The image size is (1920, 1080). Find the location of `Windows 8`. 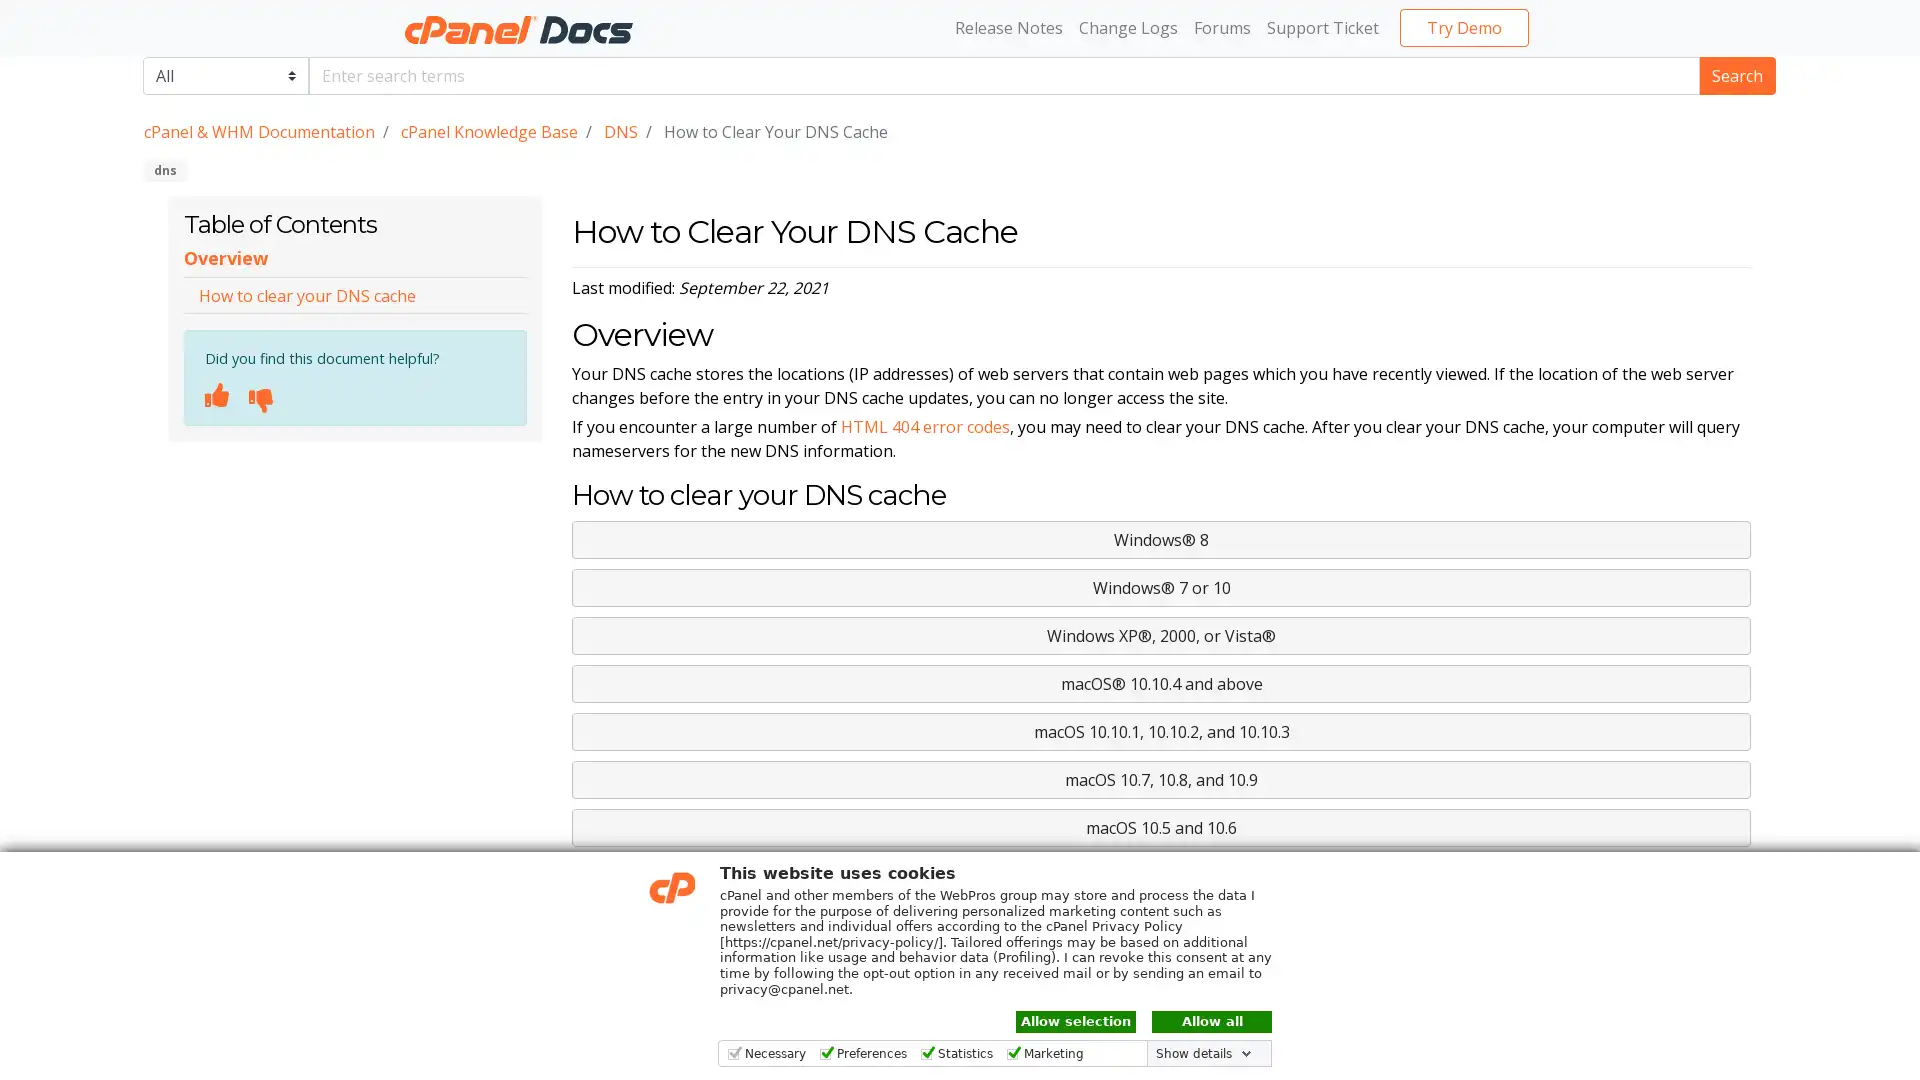

Windows 8 is located at coordinates (1161, 540).